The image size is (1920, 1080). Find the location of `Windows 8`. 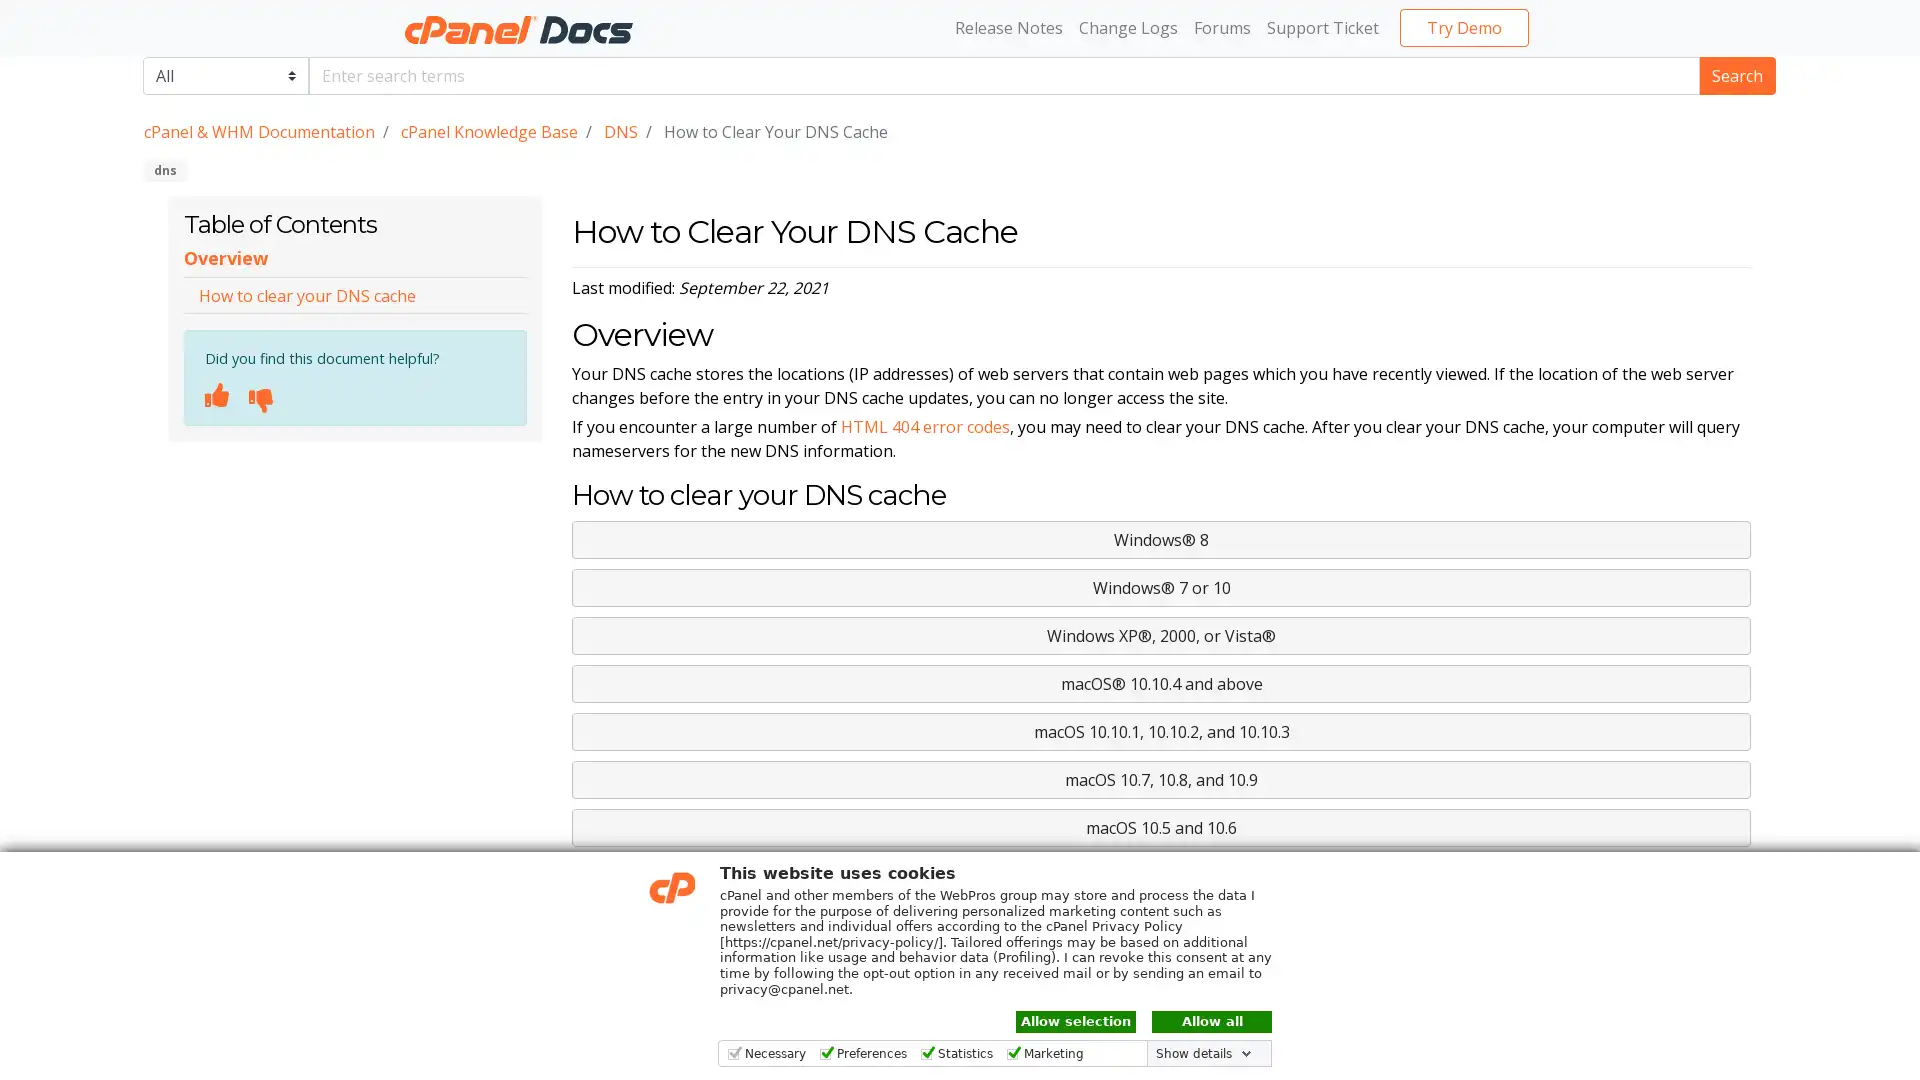

Windows 8 is located at coordinates (1161, 540).